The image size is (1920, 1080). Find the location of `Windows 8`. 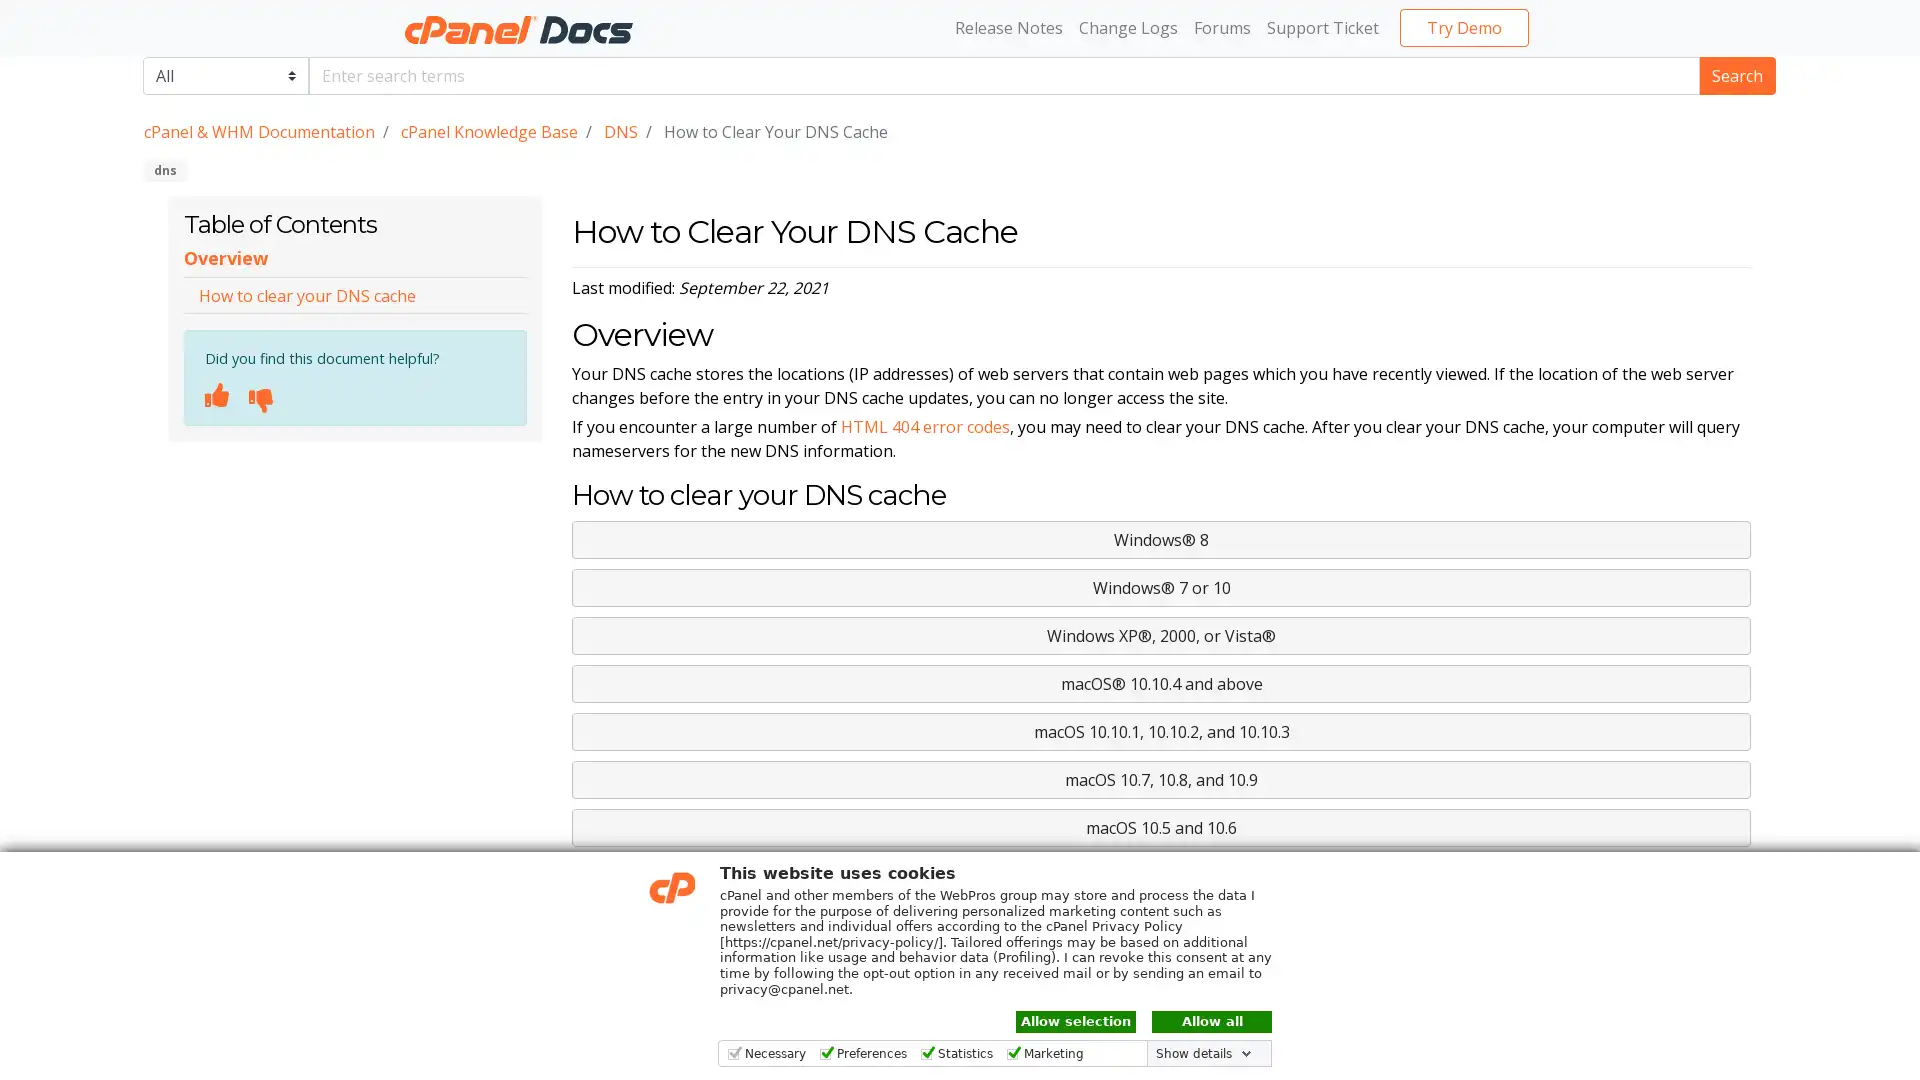

Windows 8 is located at coordinates (1161, 540).